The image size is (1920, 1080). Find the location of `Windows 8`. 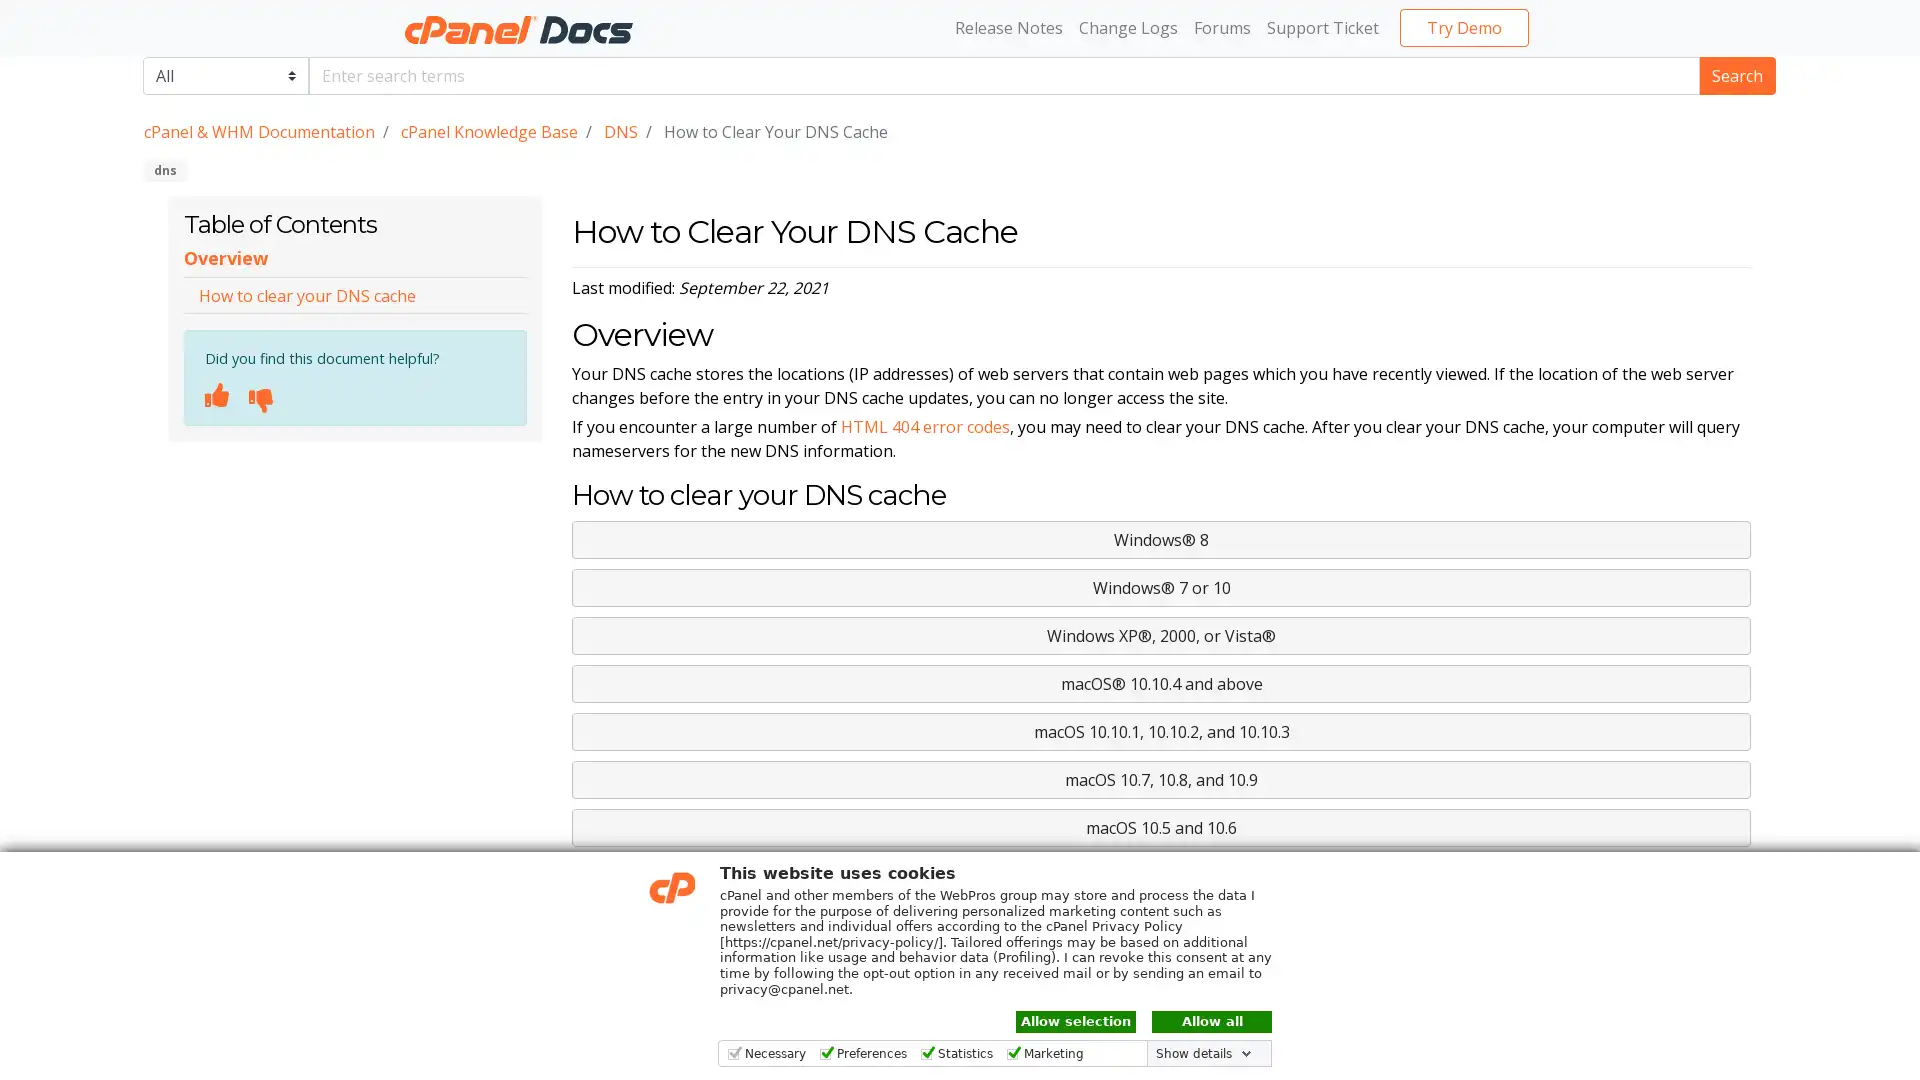

Windows 8 is located at coordinates (1161, 540).